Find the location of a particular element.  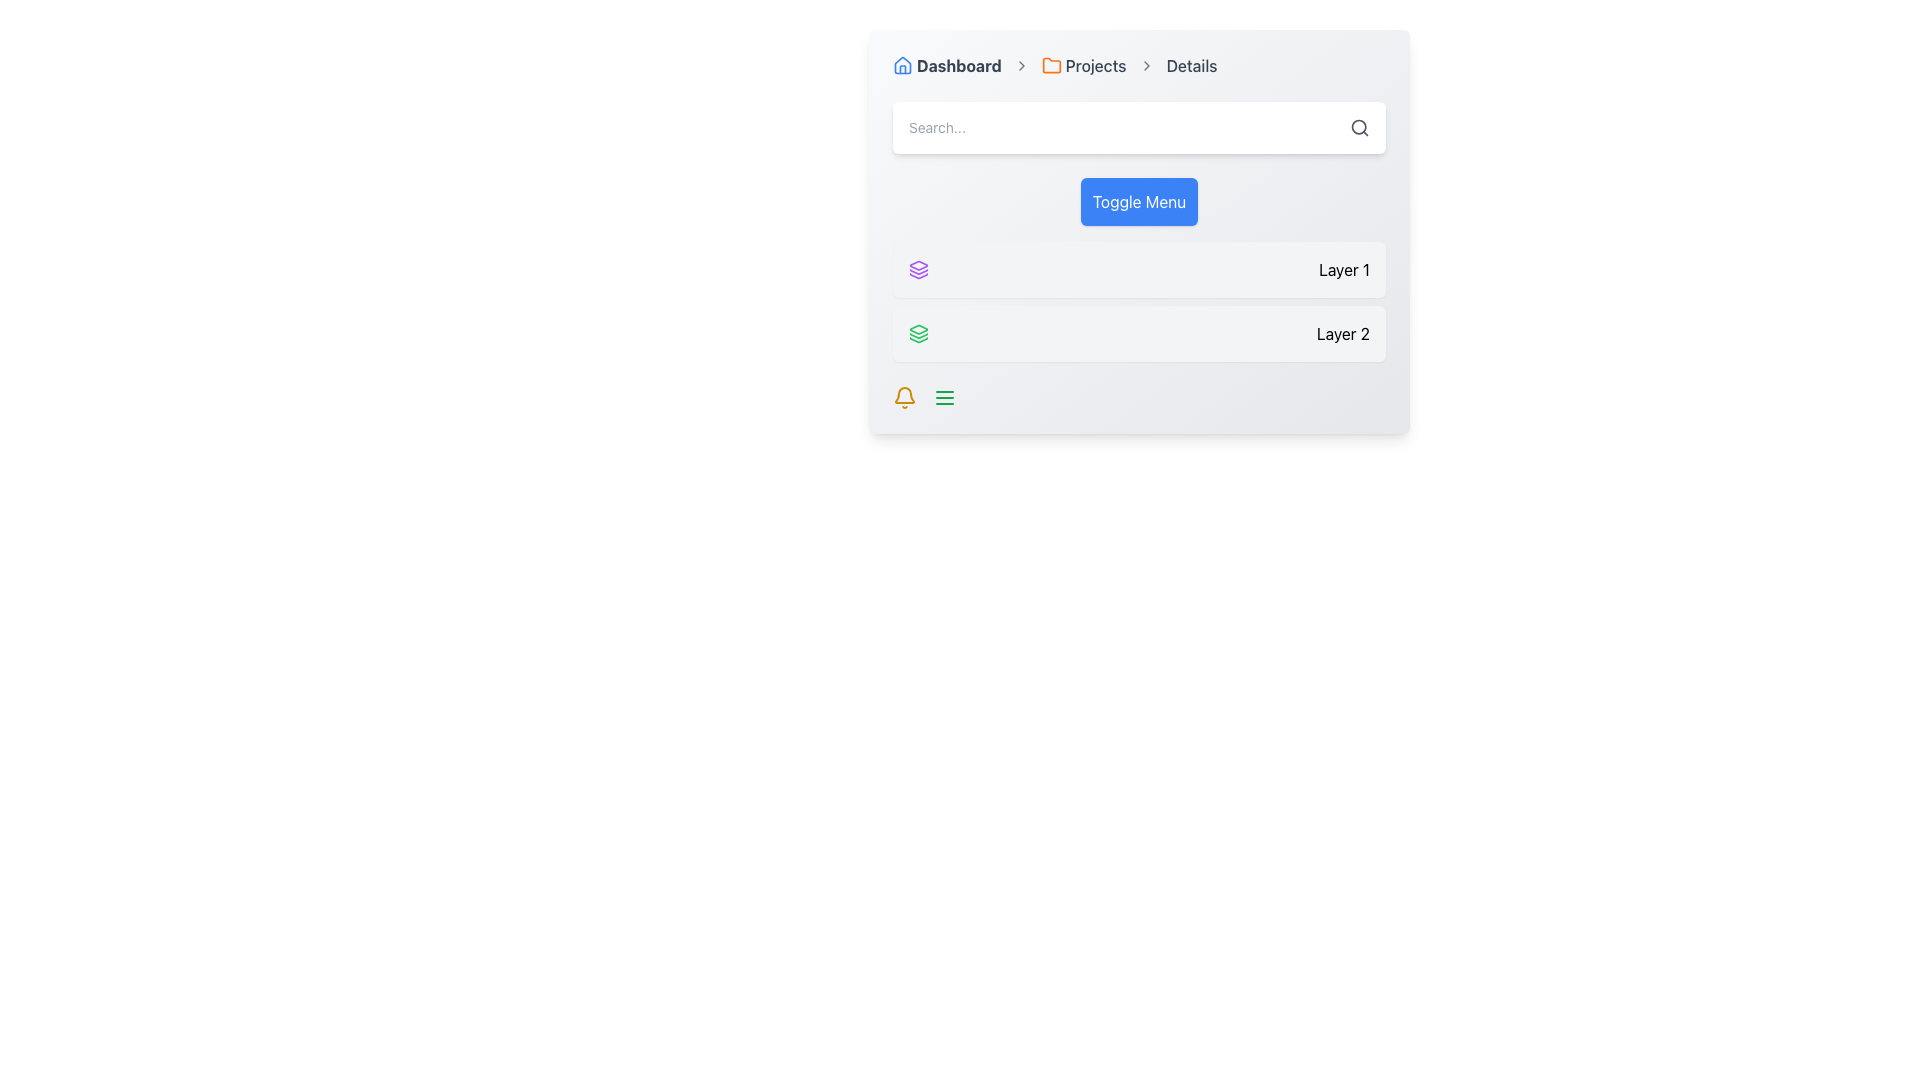

the green menu icon, which consists of three horizontal lines, located in the bottom right corner of the interface to change its highlight color is located at coordinates (944, 397).